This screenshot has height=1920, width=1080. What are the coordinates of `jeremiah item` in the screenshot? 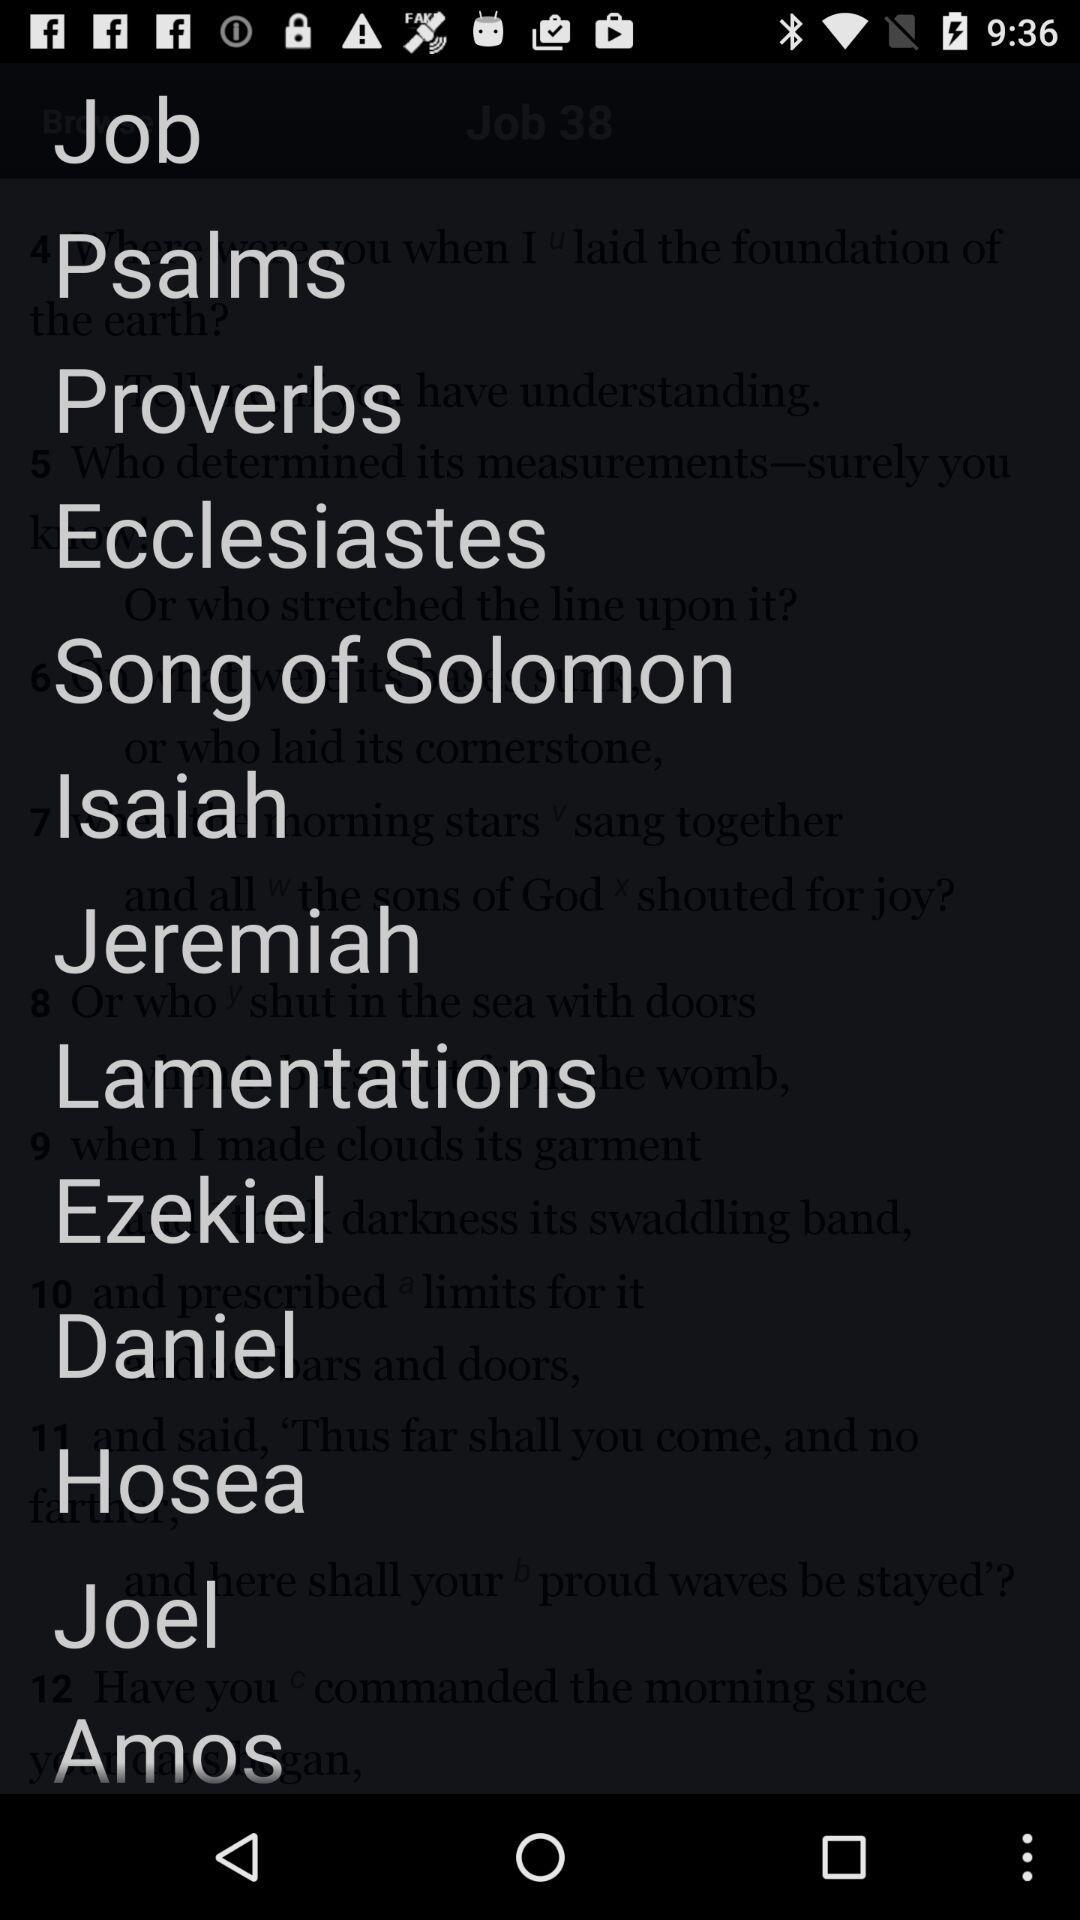 It's located at (211, 936).